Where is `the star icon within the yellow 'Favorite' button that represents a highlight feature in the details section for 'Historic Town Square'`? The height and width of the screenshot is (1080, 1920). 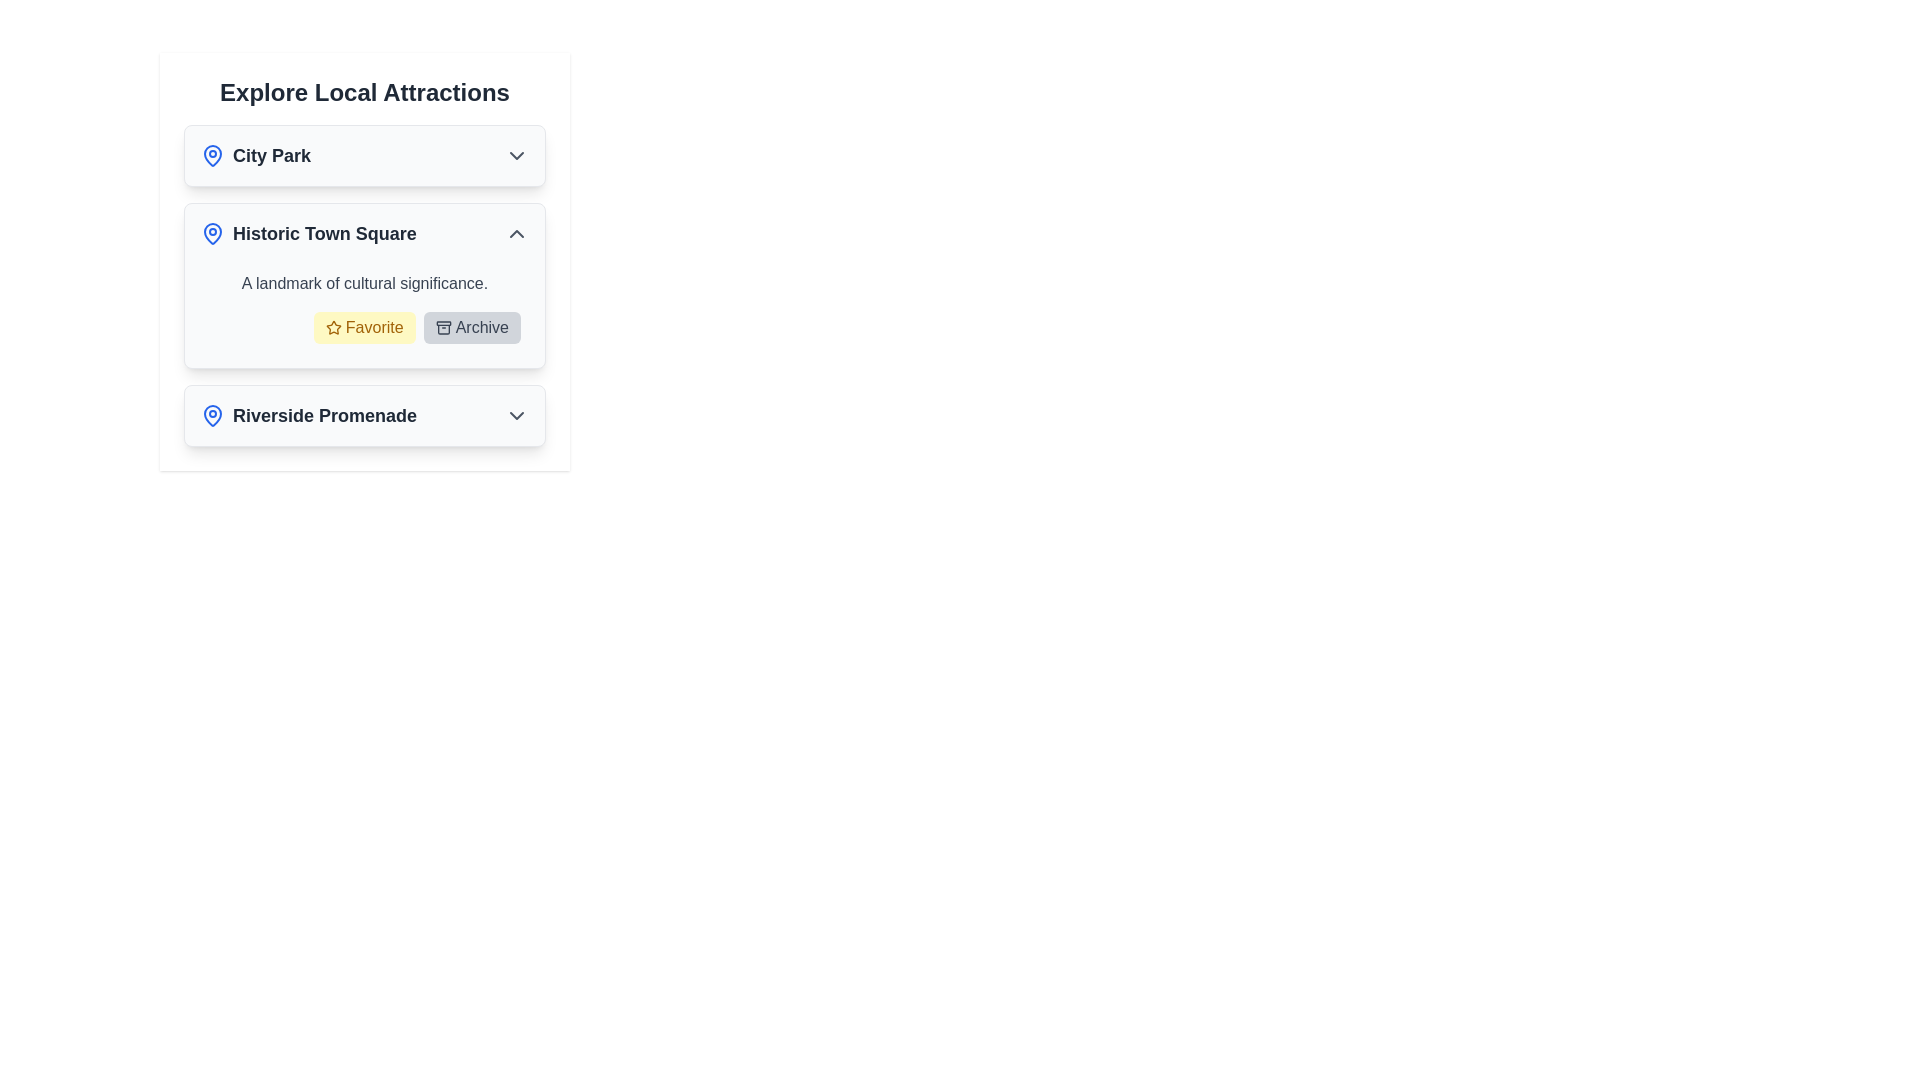 the star icon within the yellow 'Favorite' button that represents a highlight feature in the details section for 'Historic Town Square' is located at coordinates (333, 326).